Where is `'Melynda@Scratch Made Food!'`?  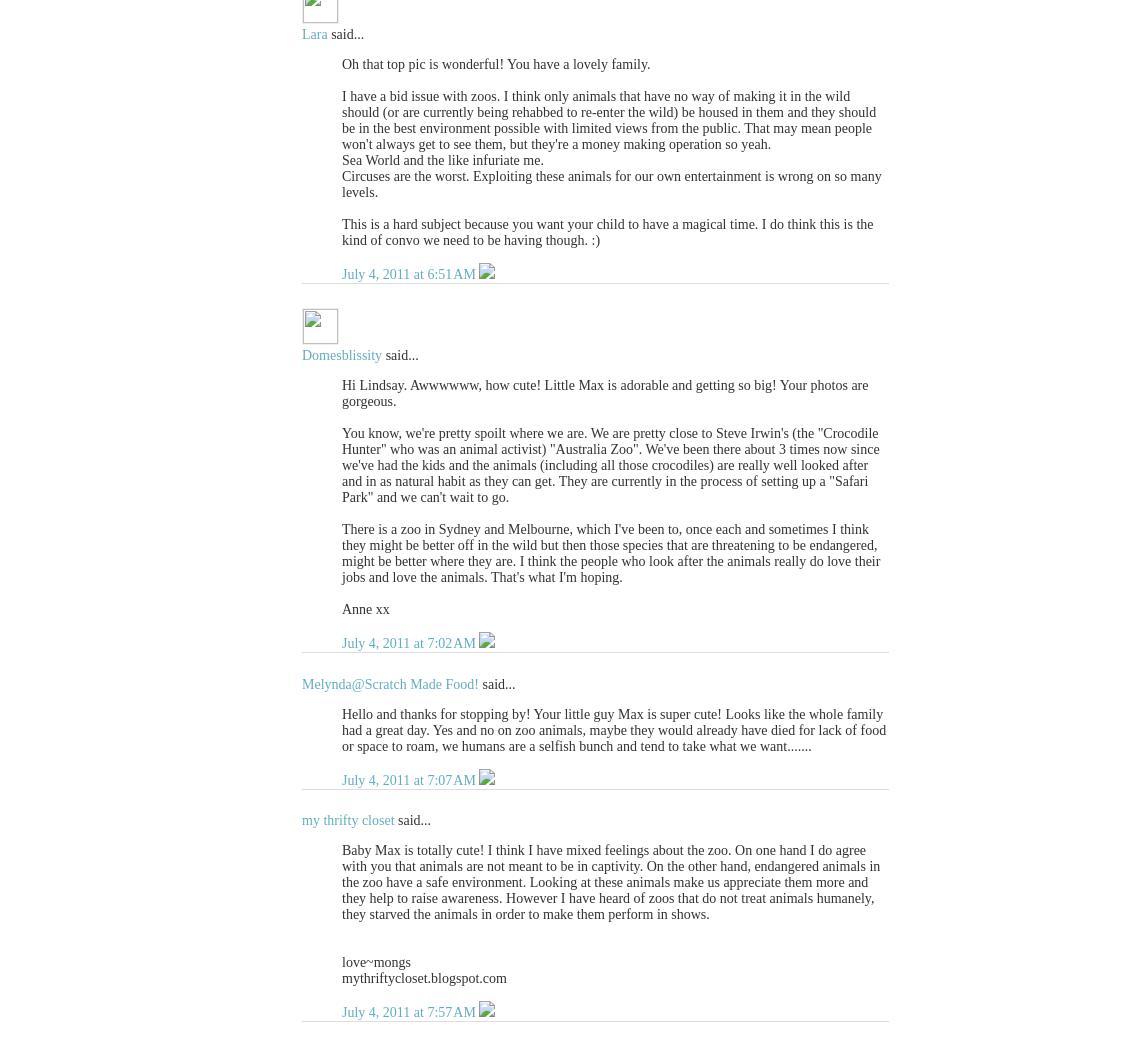
'Melynda@Scratch Made Food!' is located at coordinates (388, 683).